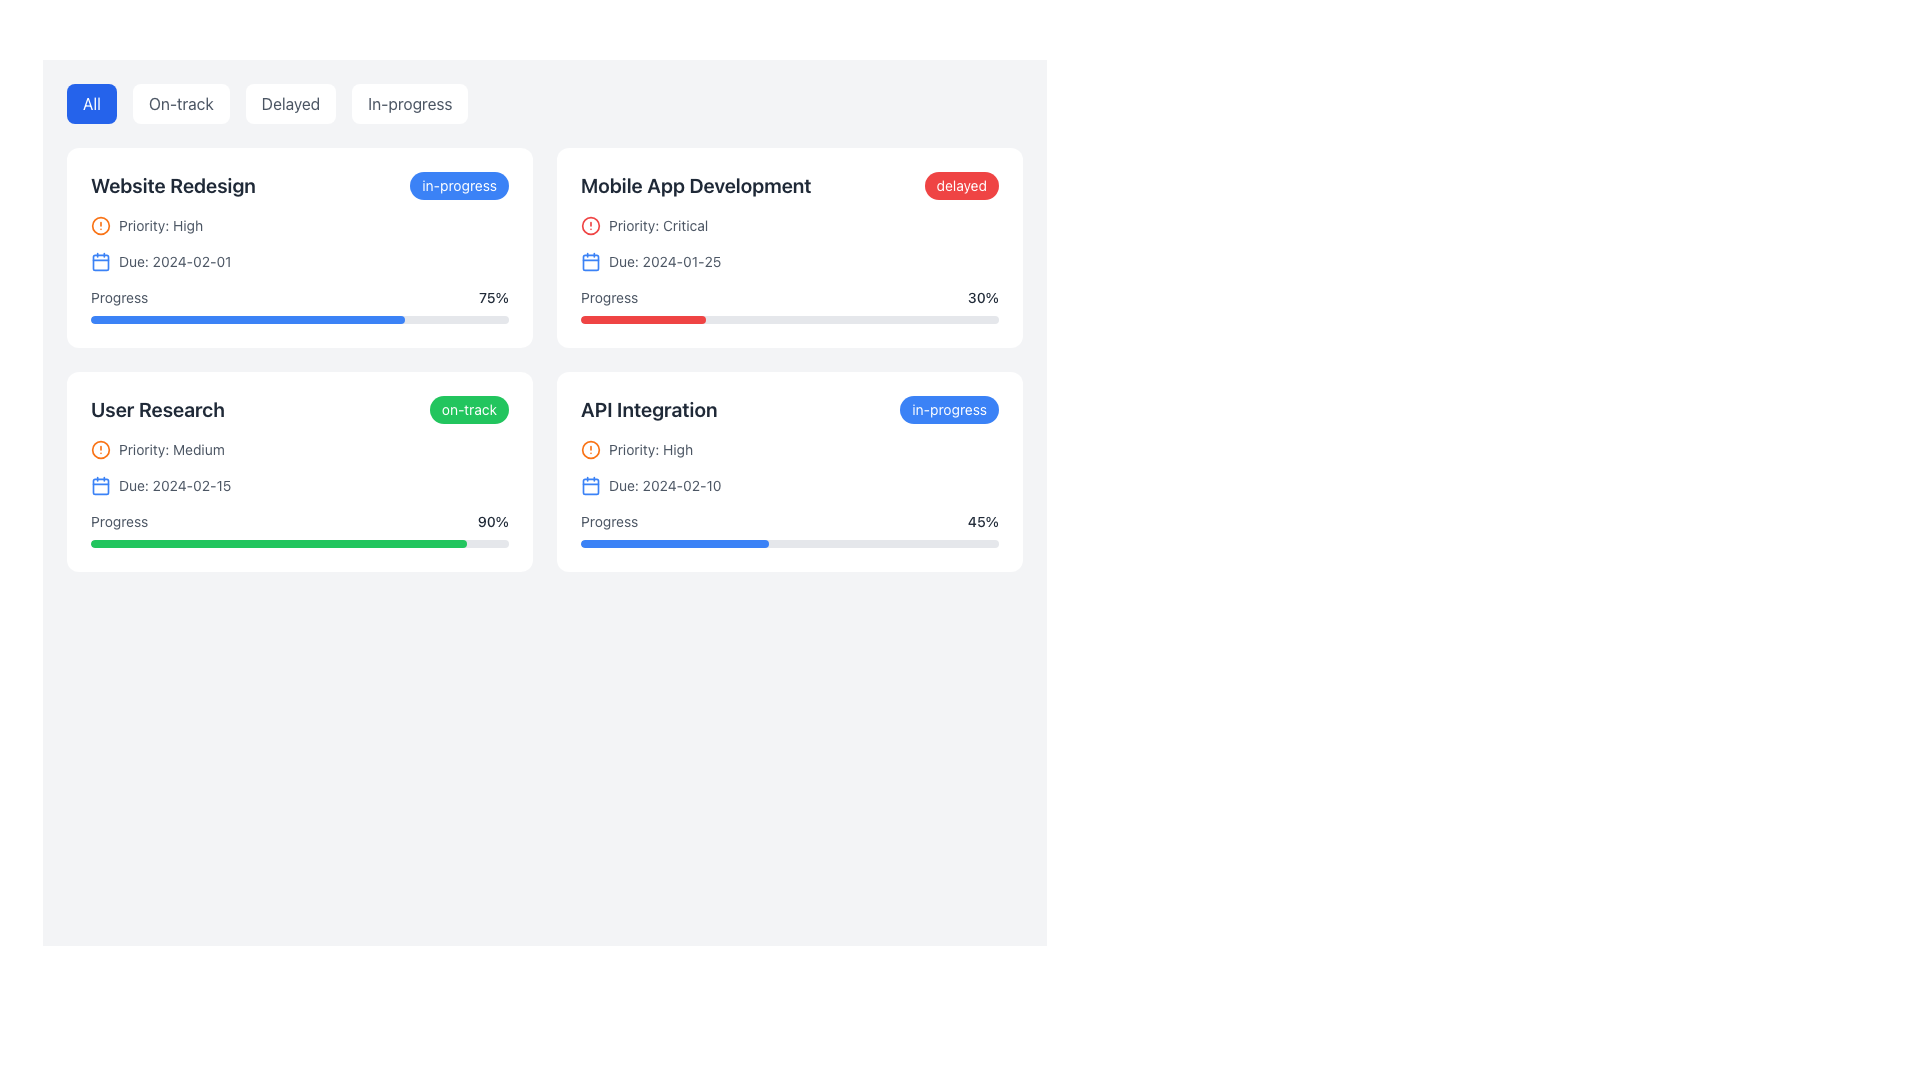  What do you see at coordinates (90, 104) in the screenshot?
I see `the first button on the left in the horizontal arrangement` at bounding box center [90, 104].